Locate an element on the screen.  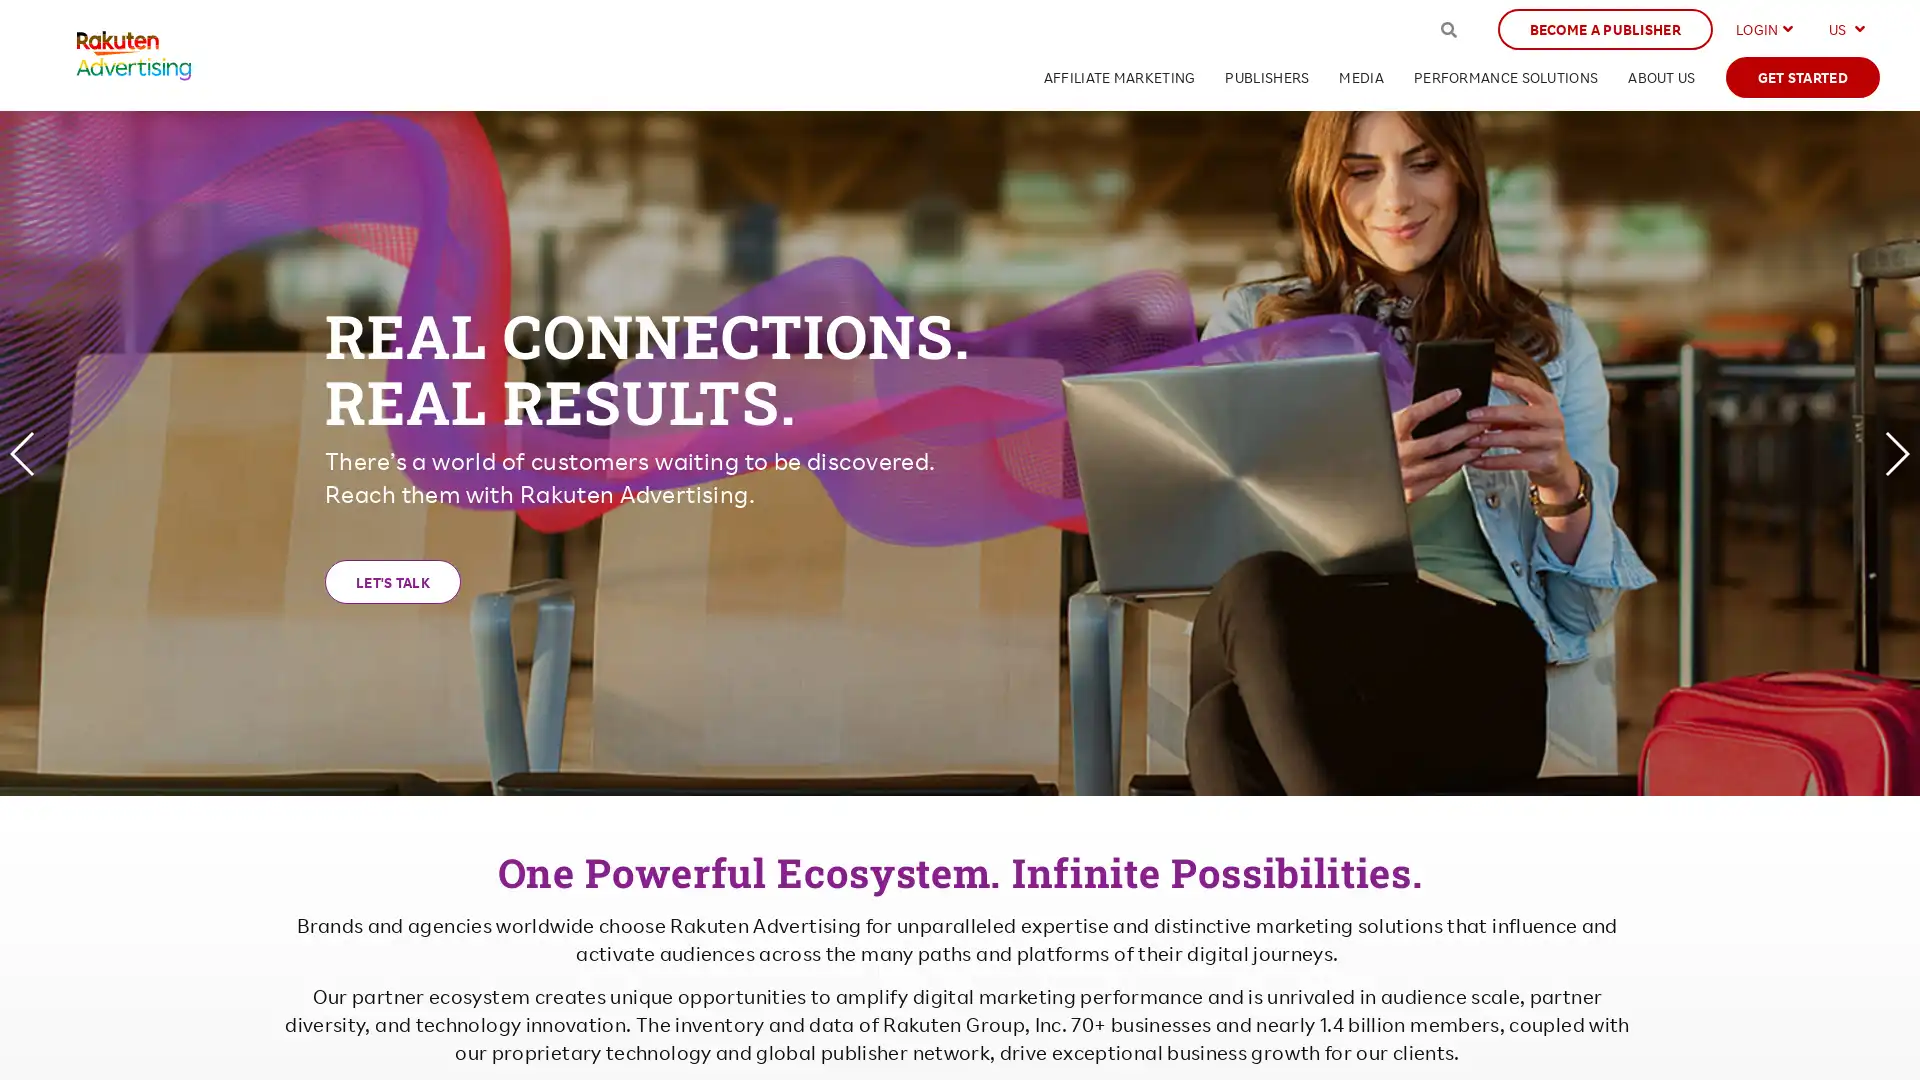
Previous slide is located at coordinates (23, 452).